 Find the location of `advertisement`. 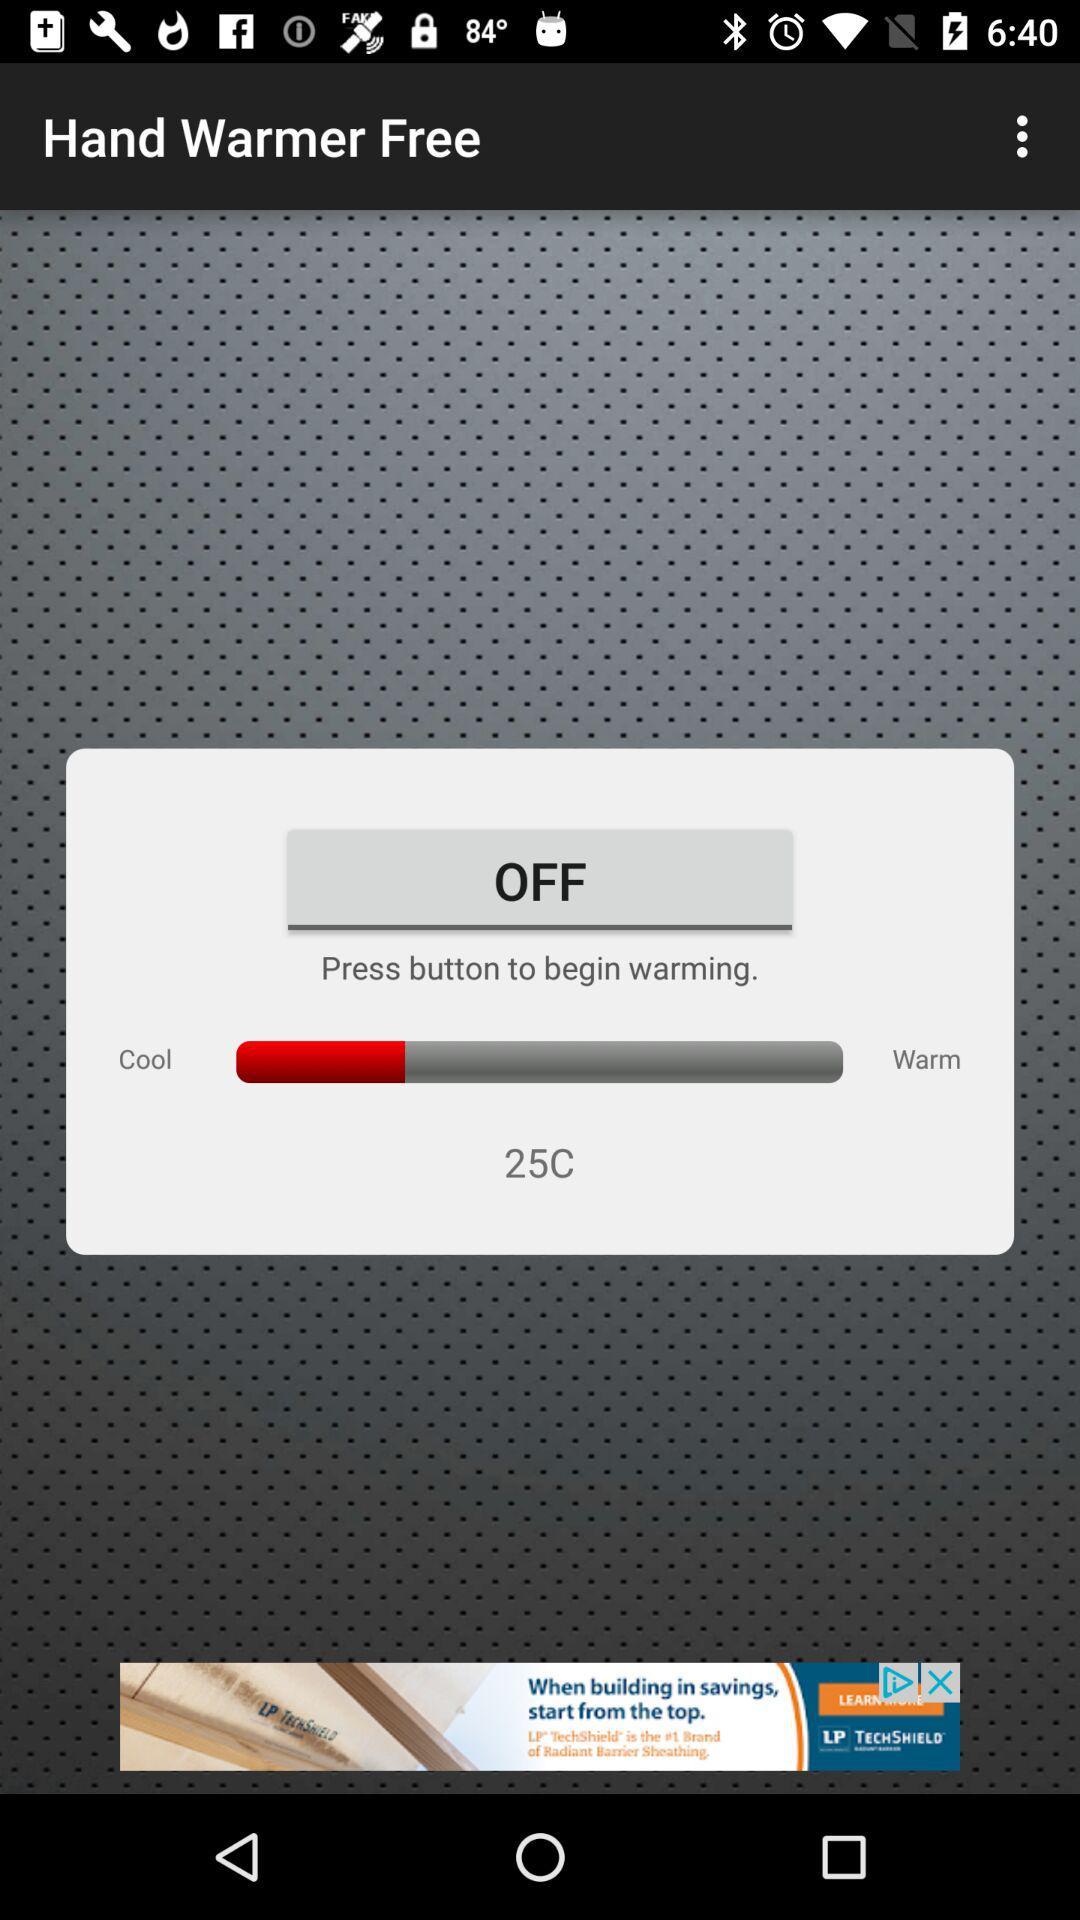

advertisement is located at coordinates (540, 1727).